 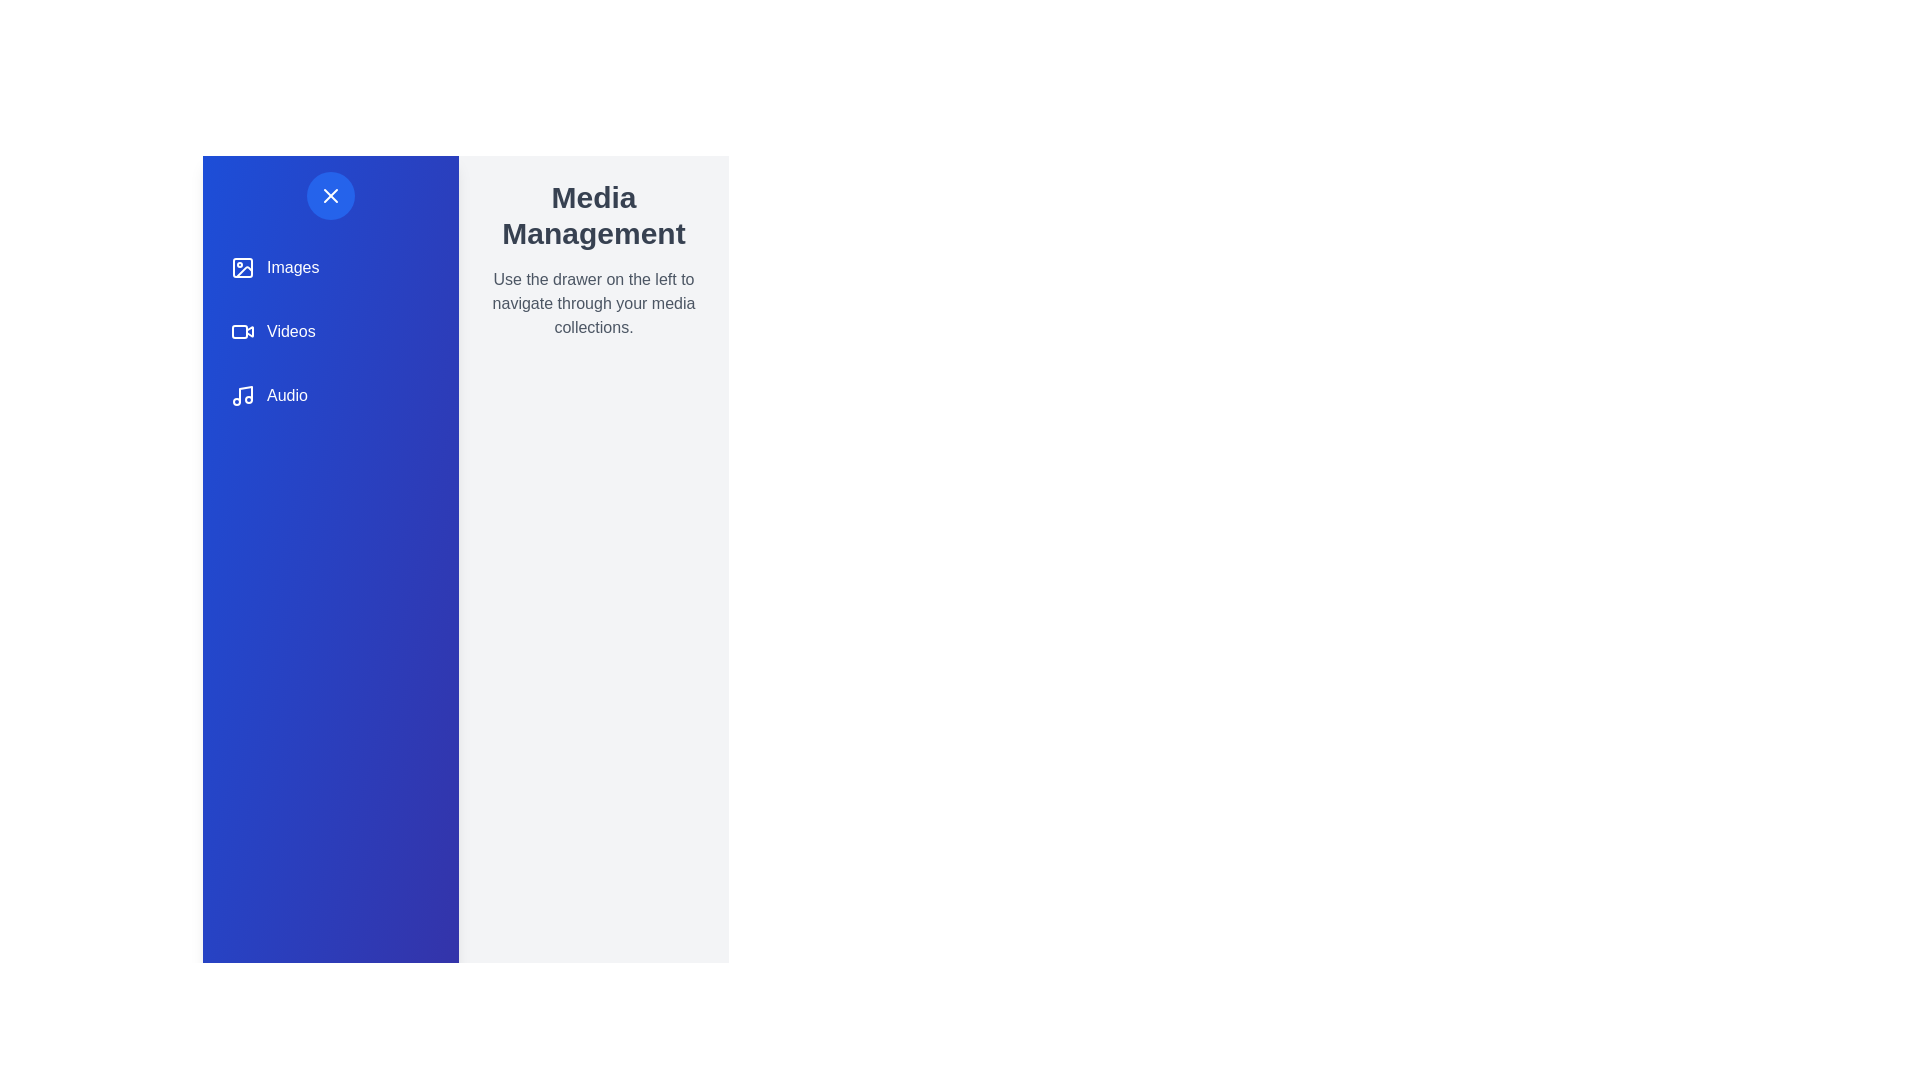 I want to click on the 'Videos' text label in the second row of the menu, so click(x=290, y=330).